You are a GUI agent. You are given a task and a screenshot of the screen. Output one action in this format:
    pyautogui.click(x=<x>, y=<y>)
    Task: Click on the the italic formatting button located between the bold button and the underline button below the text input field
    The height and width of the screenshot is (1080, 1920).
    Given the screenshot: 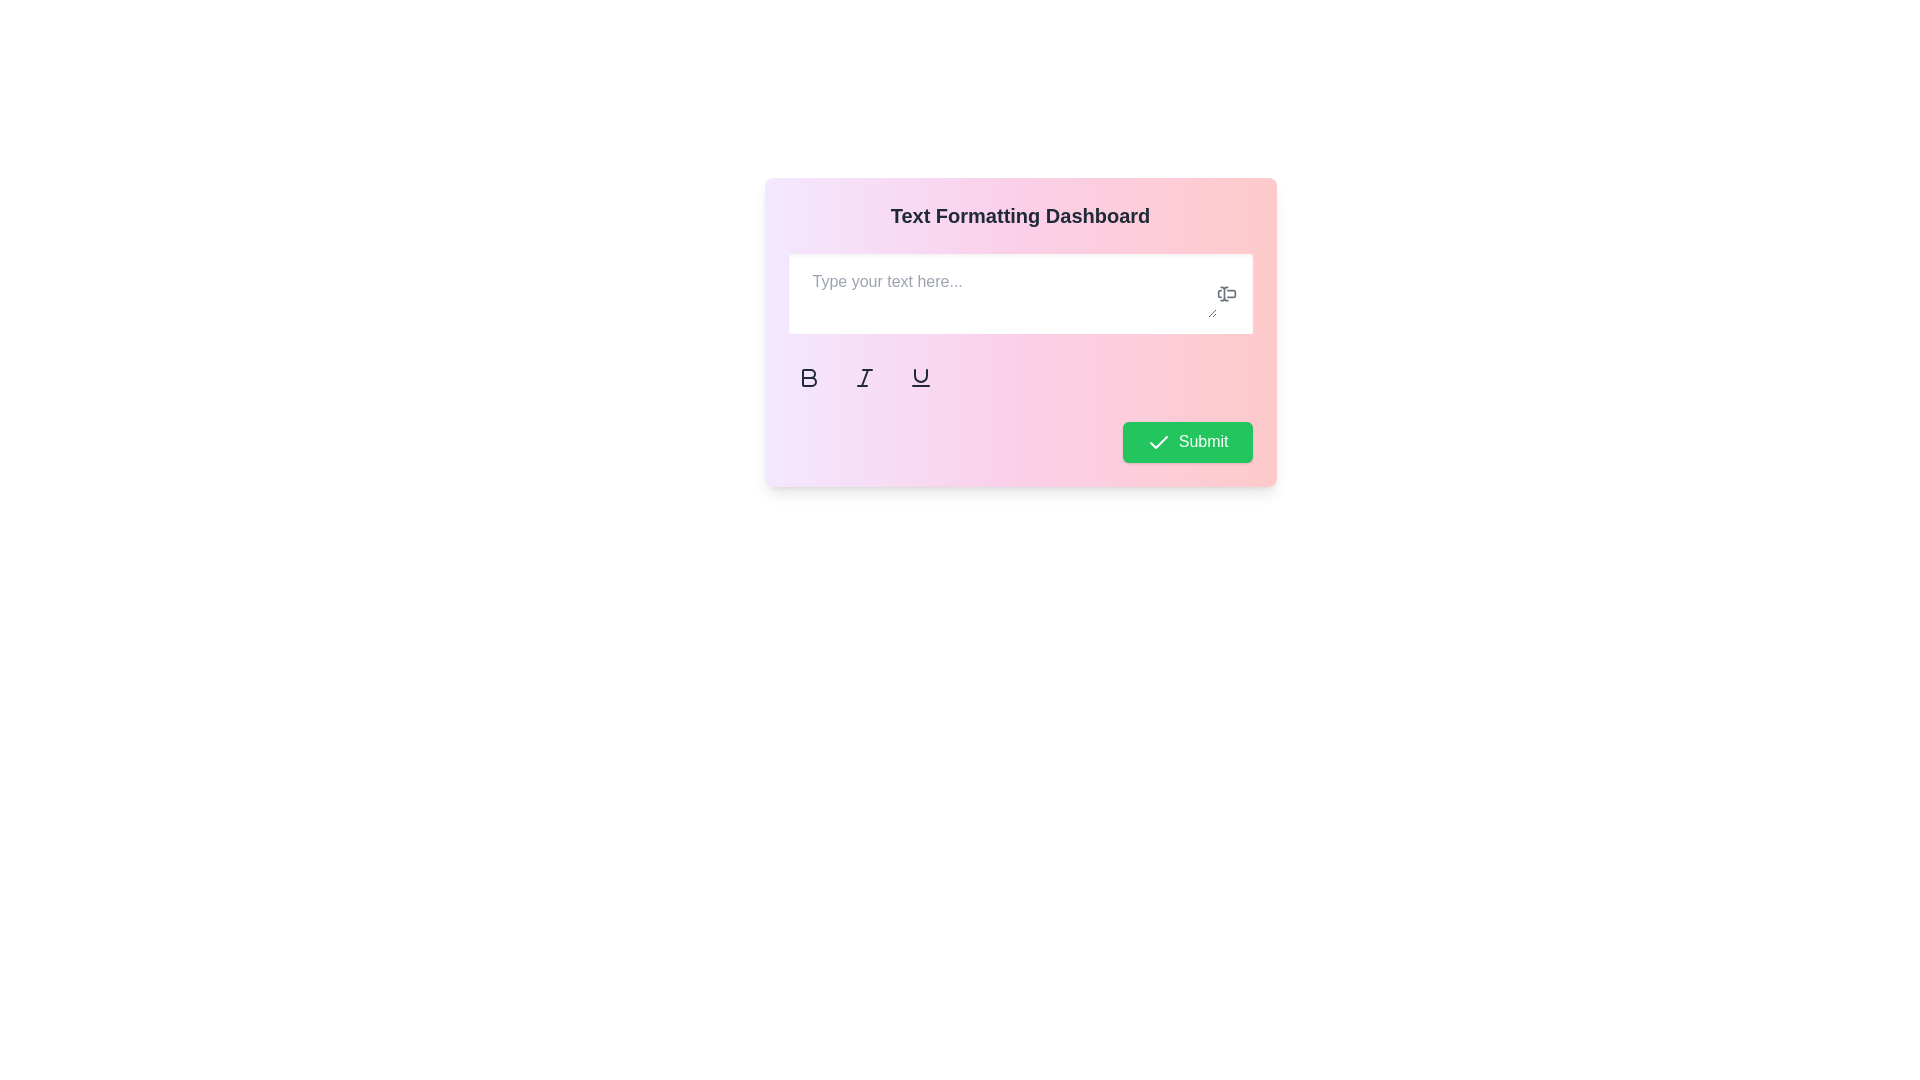 What is the action you would take?
    pyautogui.click(x=864, y=378)
    